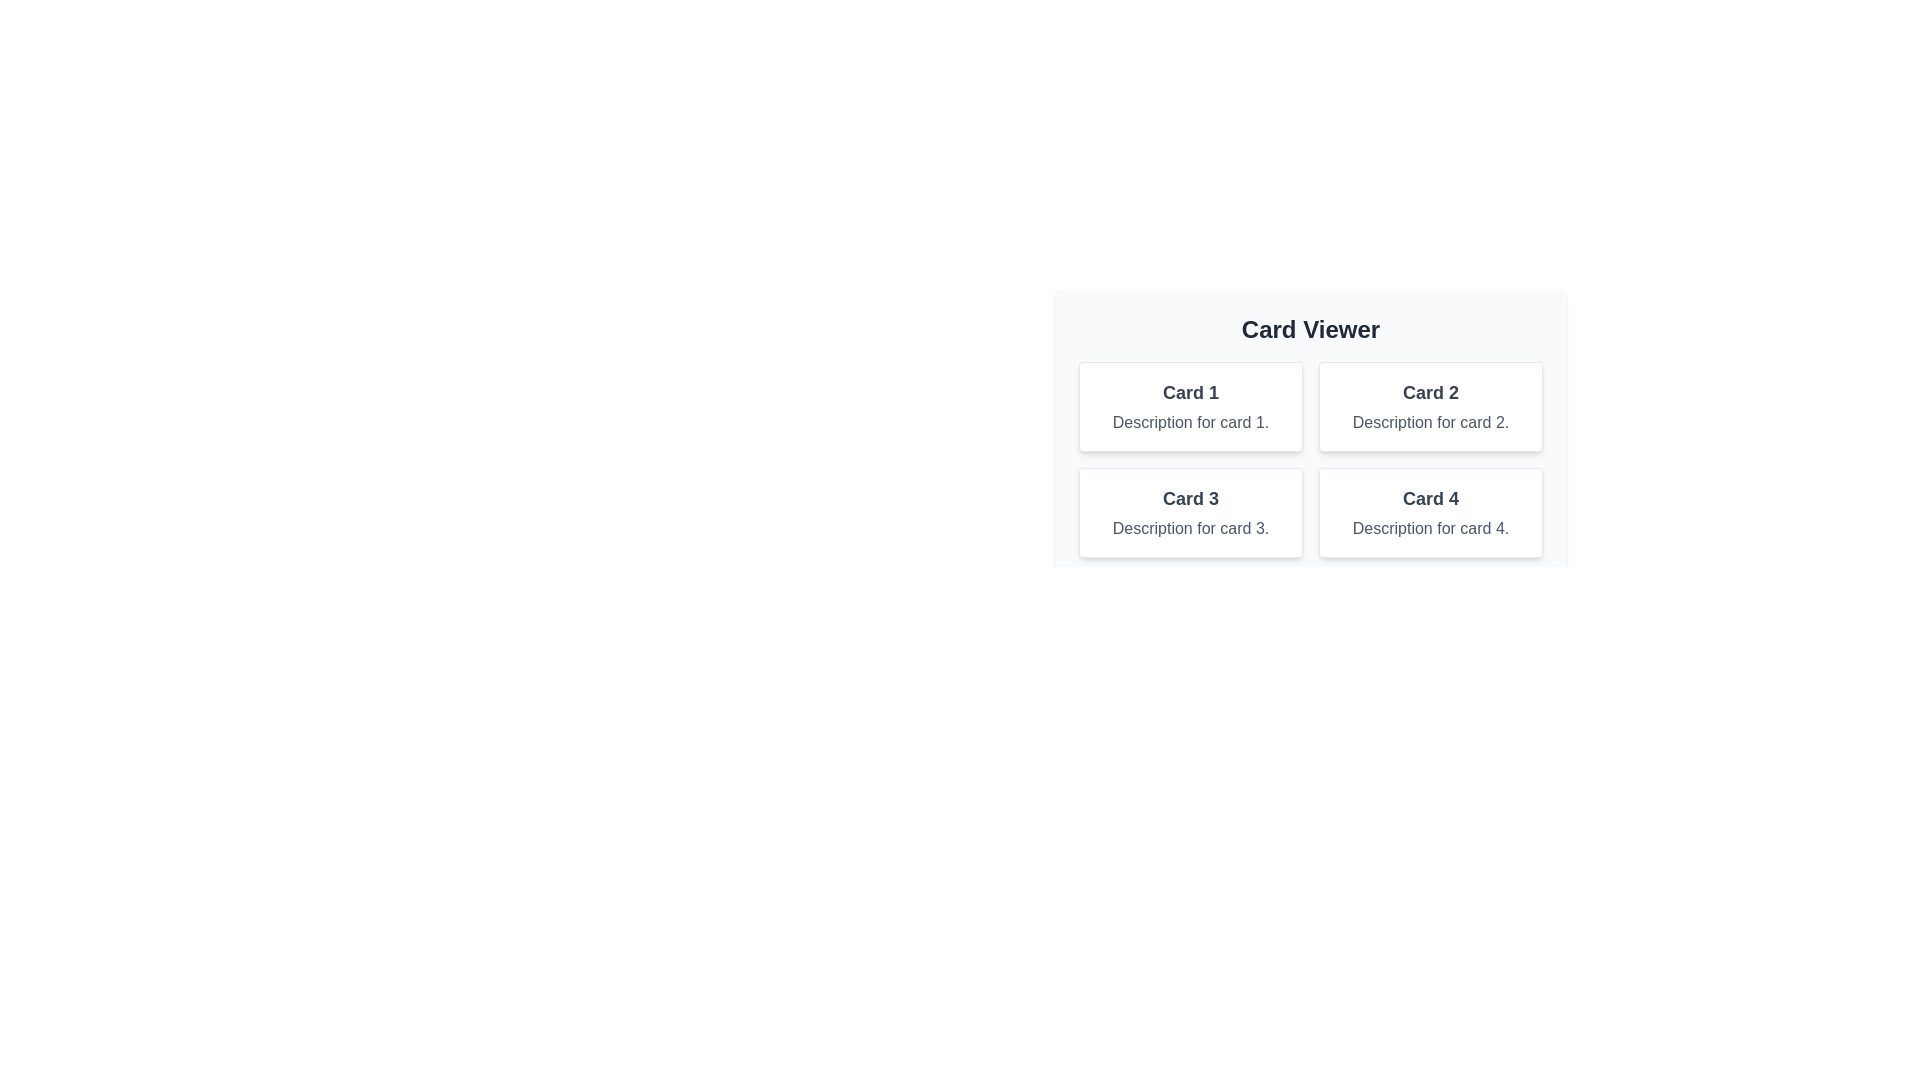  What do you see at coordinates (1429, 406) in the screenshot?
I see `the Informational card displaying 'Card 2' with the description 'Description for card 2.' located at the top-right of the grid` at bounding box center [1429, 406].